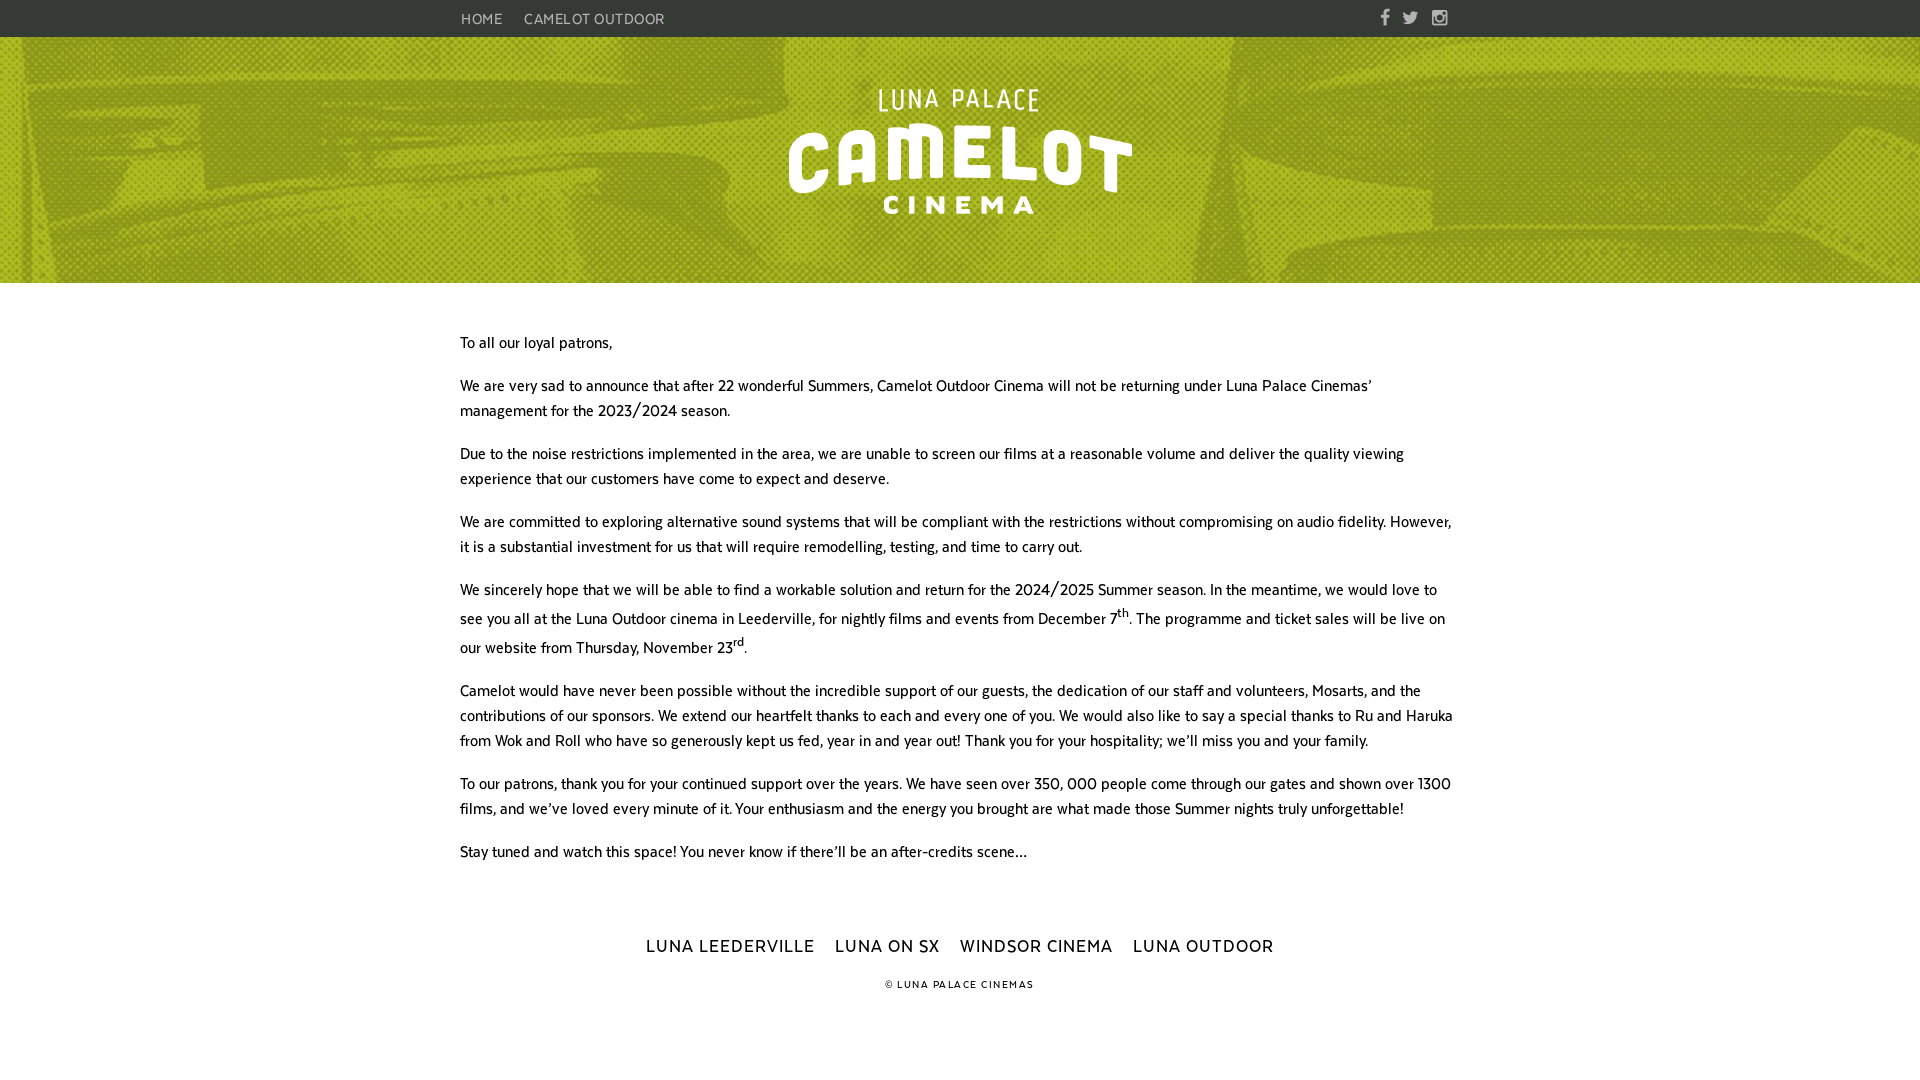 The height and width of the screenshot is (1080, 1920). I want to click on 'WINDSOR CINEMA', so click(1036, 945).